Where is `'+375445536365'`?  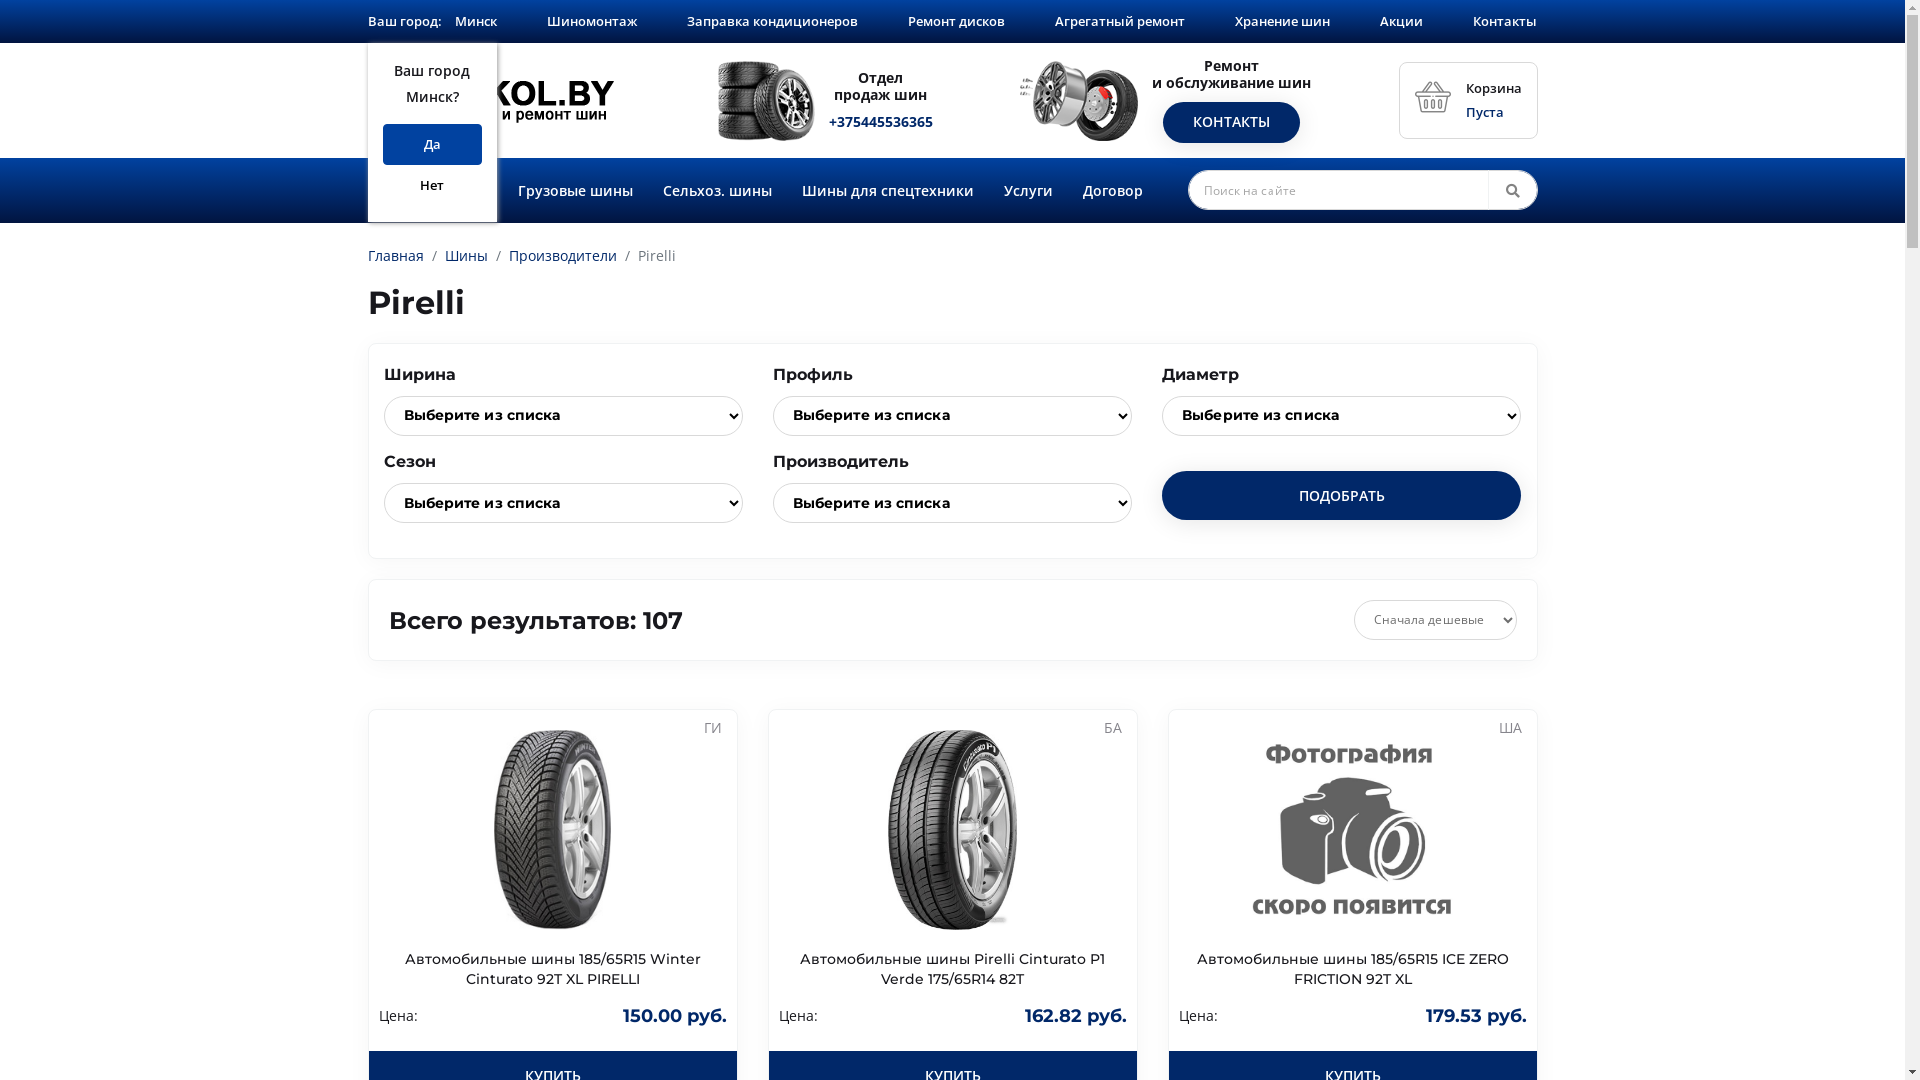
'+375445536365' is located at coordinates (880, 121).